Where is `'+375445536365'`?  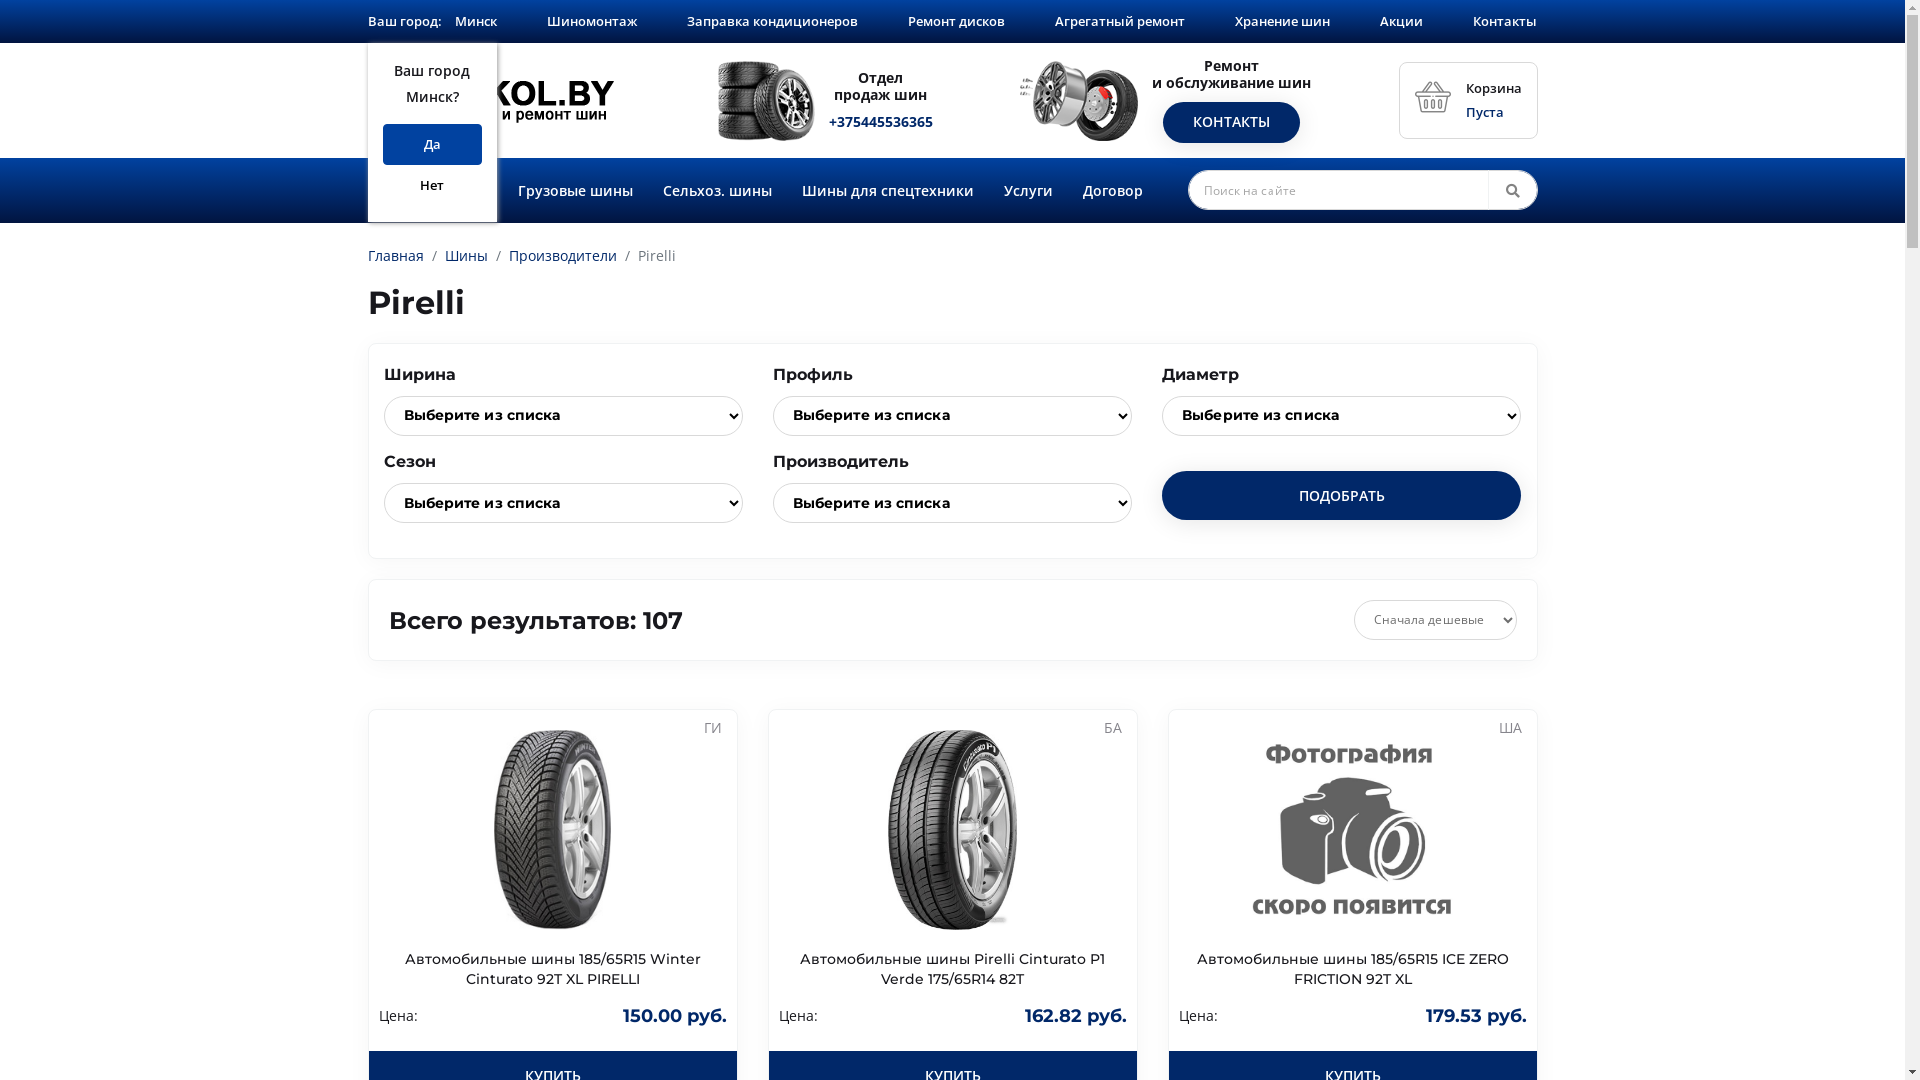
'+375445536365' is located at coordinates (880, 121).